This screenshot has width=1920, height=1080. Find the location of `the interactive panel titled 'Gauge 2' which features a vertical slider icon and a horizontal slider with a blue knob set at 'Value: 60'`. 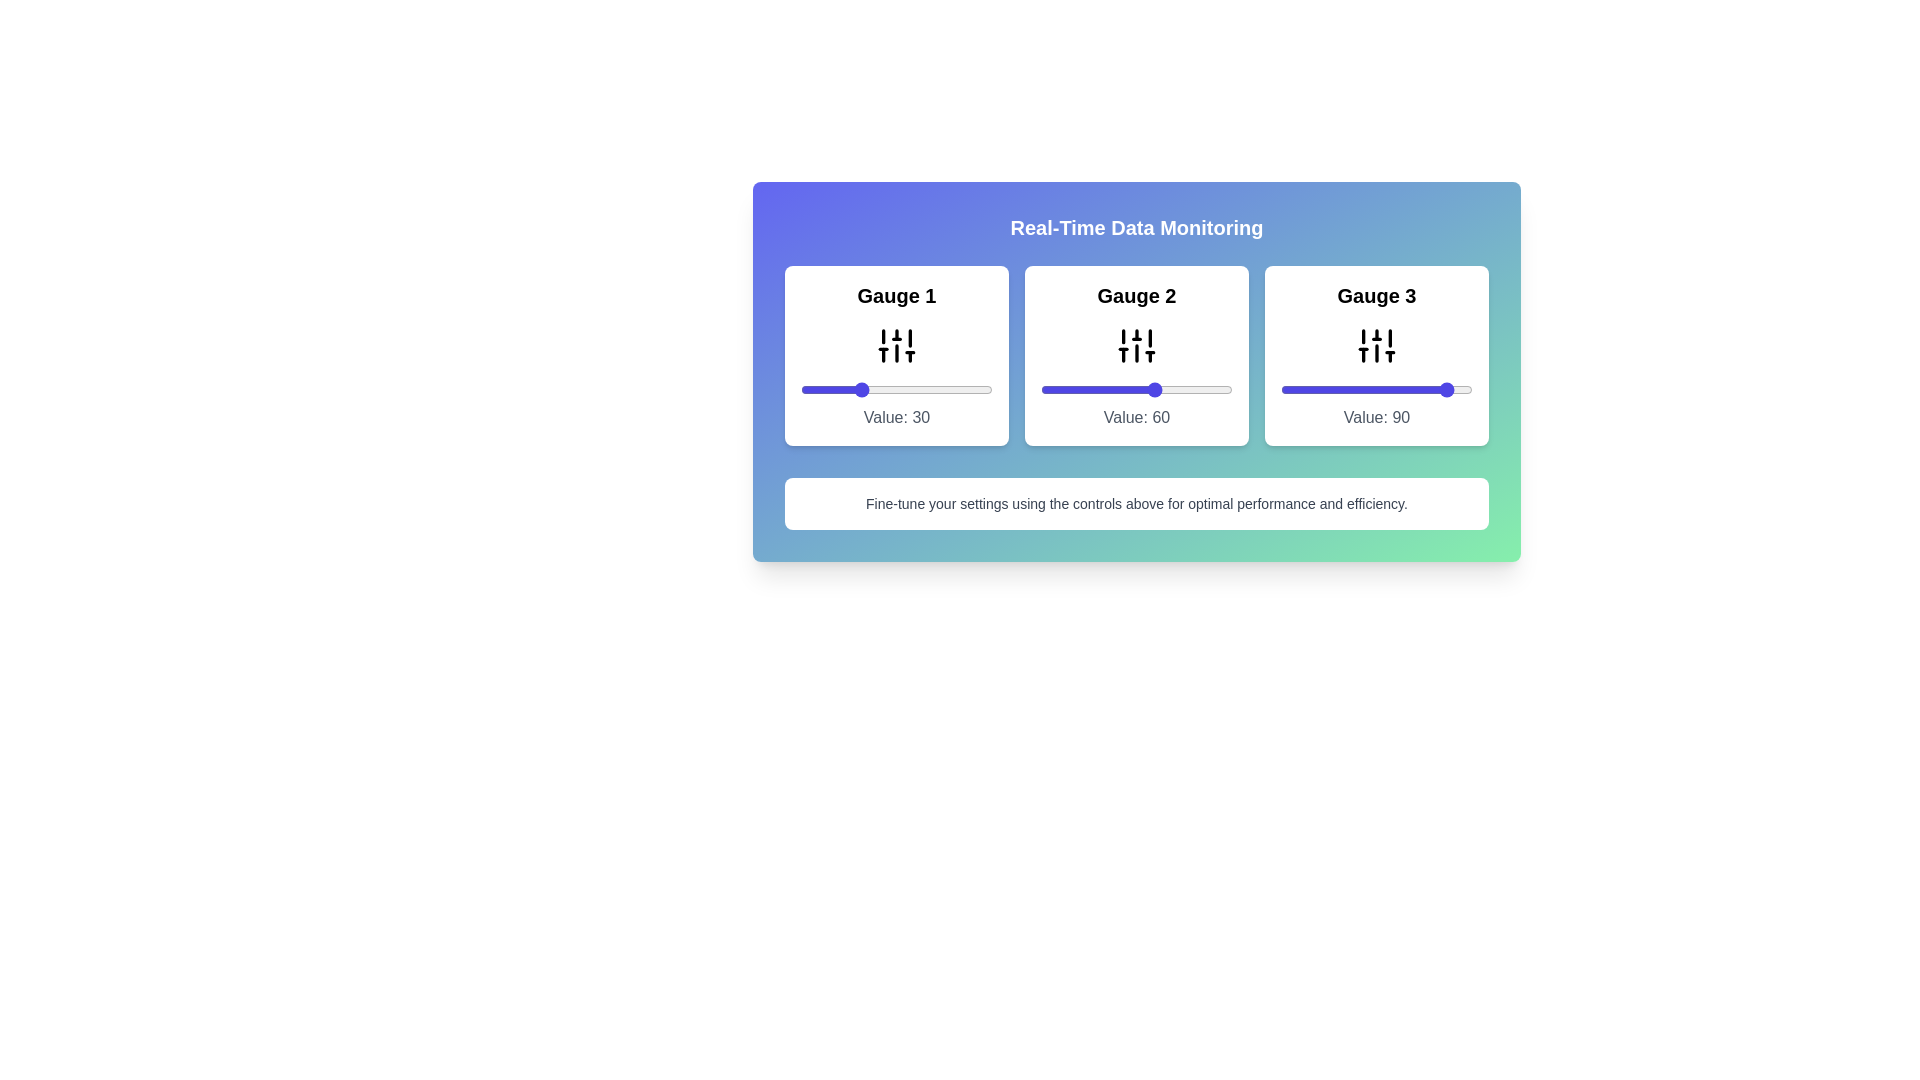

the interactive panel titled 'Gauge 2' which features a vertical slider icon and a horizontal slider with a blue knob set at 'Value: 60' is located at coordinates (1137, 354).